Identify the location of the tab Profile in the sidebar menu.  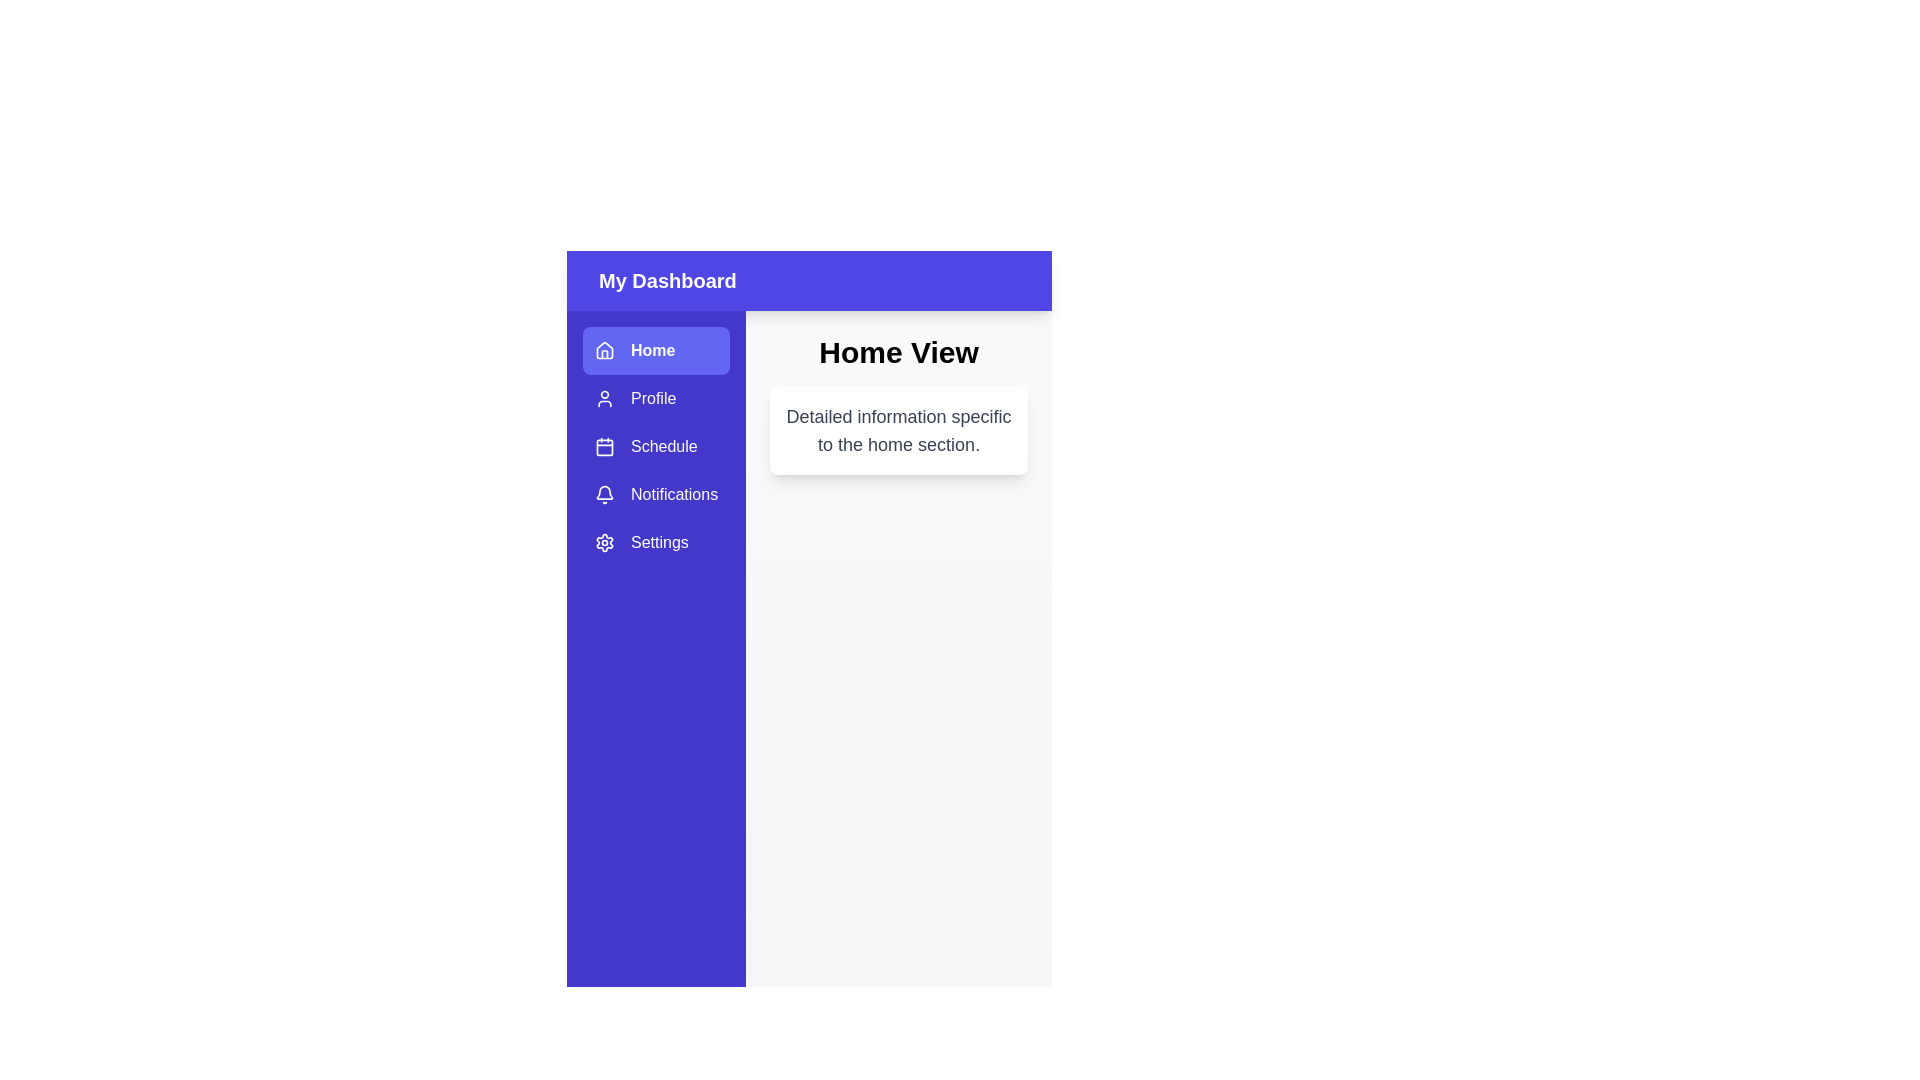
(656, 398).